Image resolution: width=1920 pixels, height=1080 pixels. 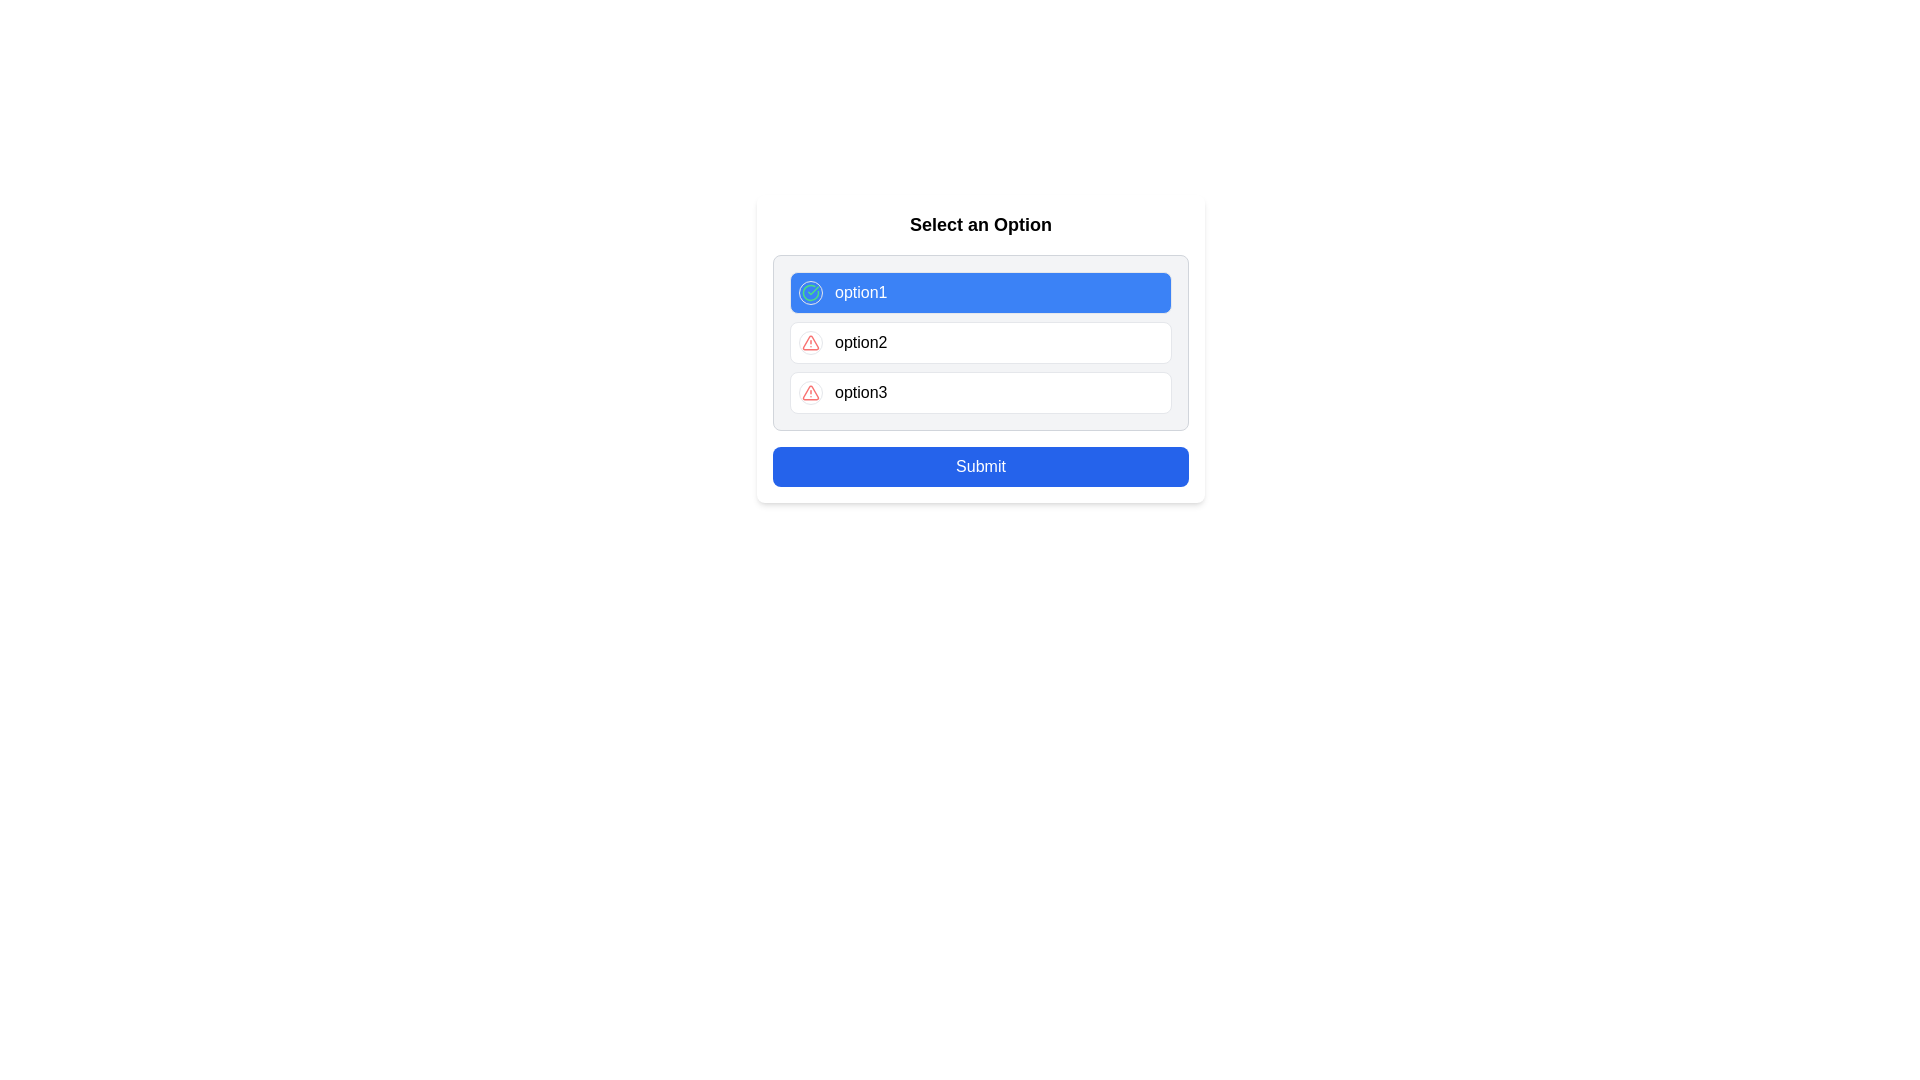 What do you see at coordinates (811, 293) in the screenshot?
I see `the SVG graphic indicating a positive or selected state next to the first option labeled 'option1' in the vertical list` at bounding box center [811, 293].